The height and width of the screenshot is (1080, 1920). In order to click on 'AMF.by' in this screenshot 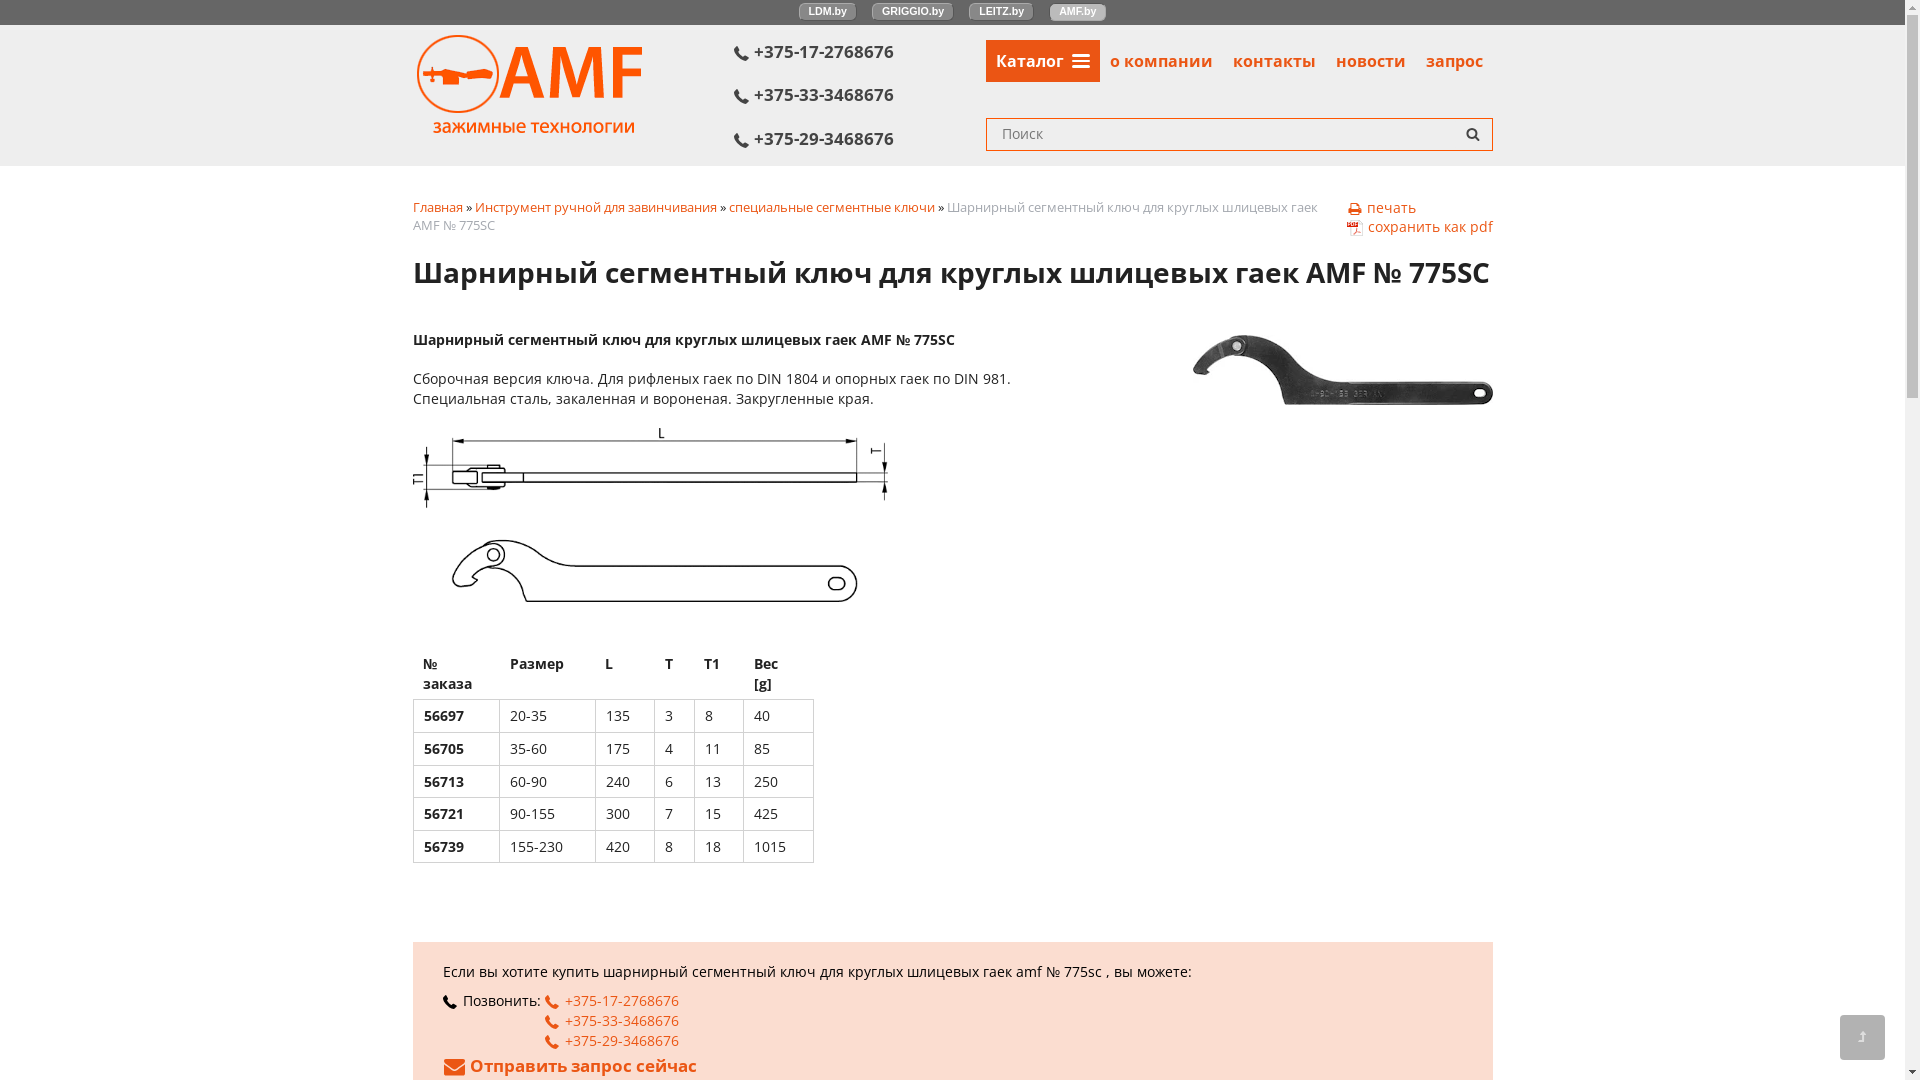, I will do `click(1076, 11)`.